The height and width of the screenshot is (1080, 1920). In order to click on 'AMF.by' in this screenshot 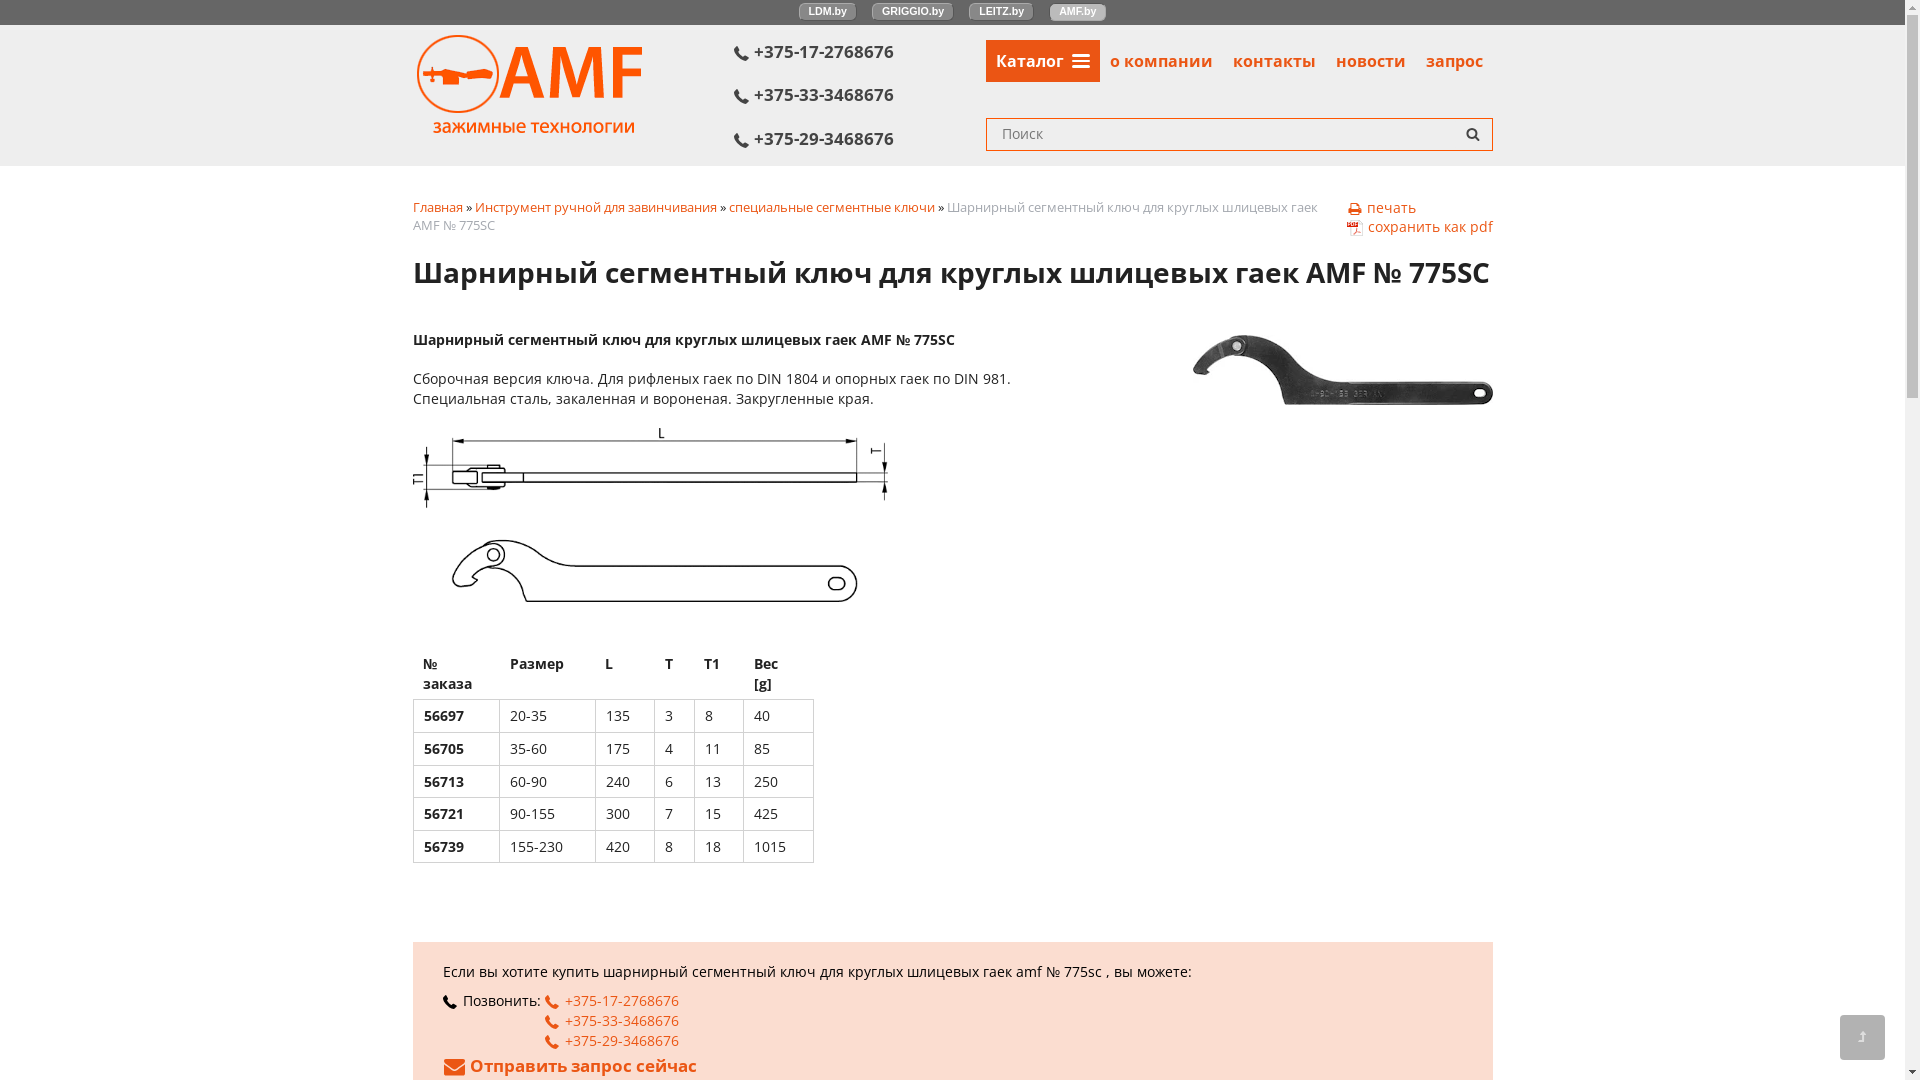, I will do `click(1076, 11)`.